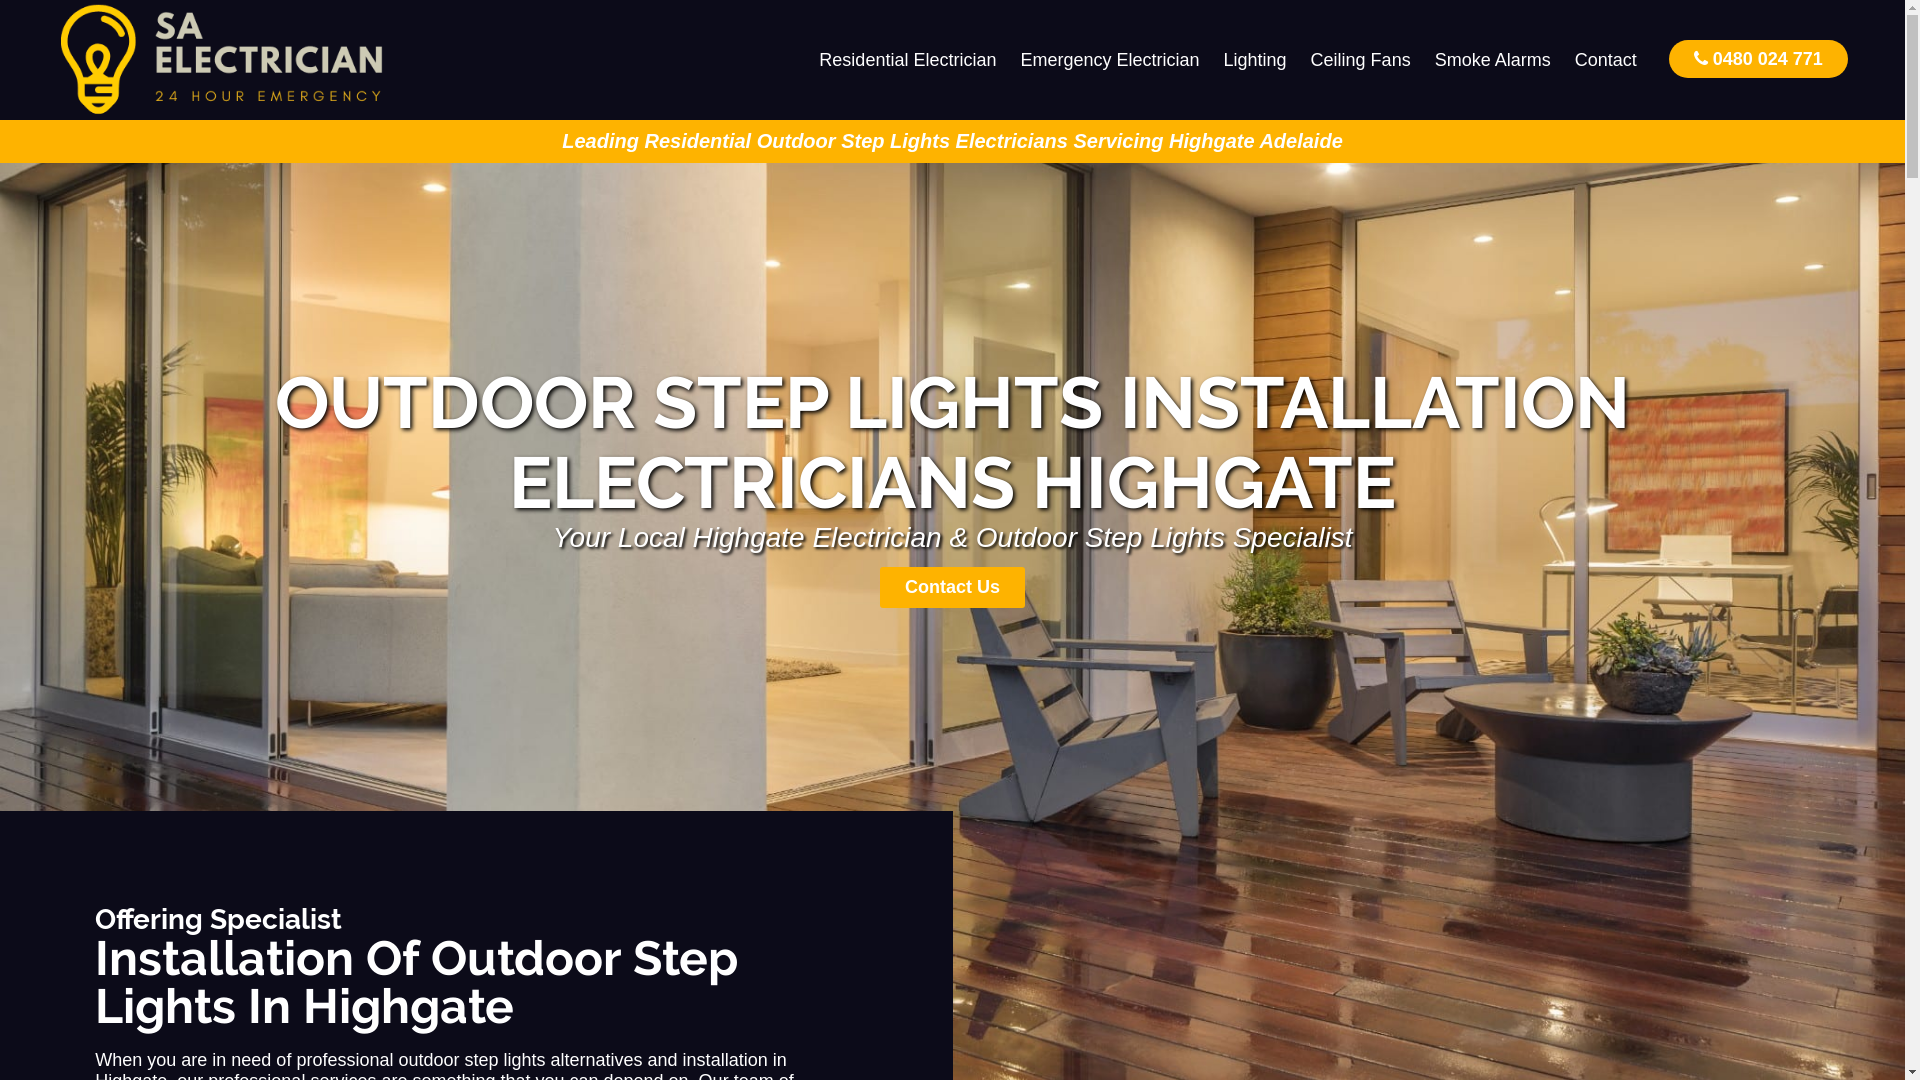 Image resolution: width=1920 pixels, height=1080 pixels. What do you see at coordinates (1421, 59) in the screenshot?
I see `'Smoke Alarms'` at bounding box center [1421, 59].